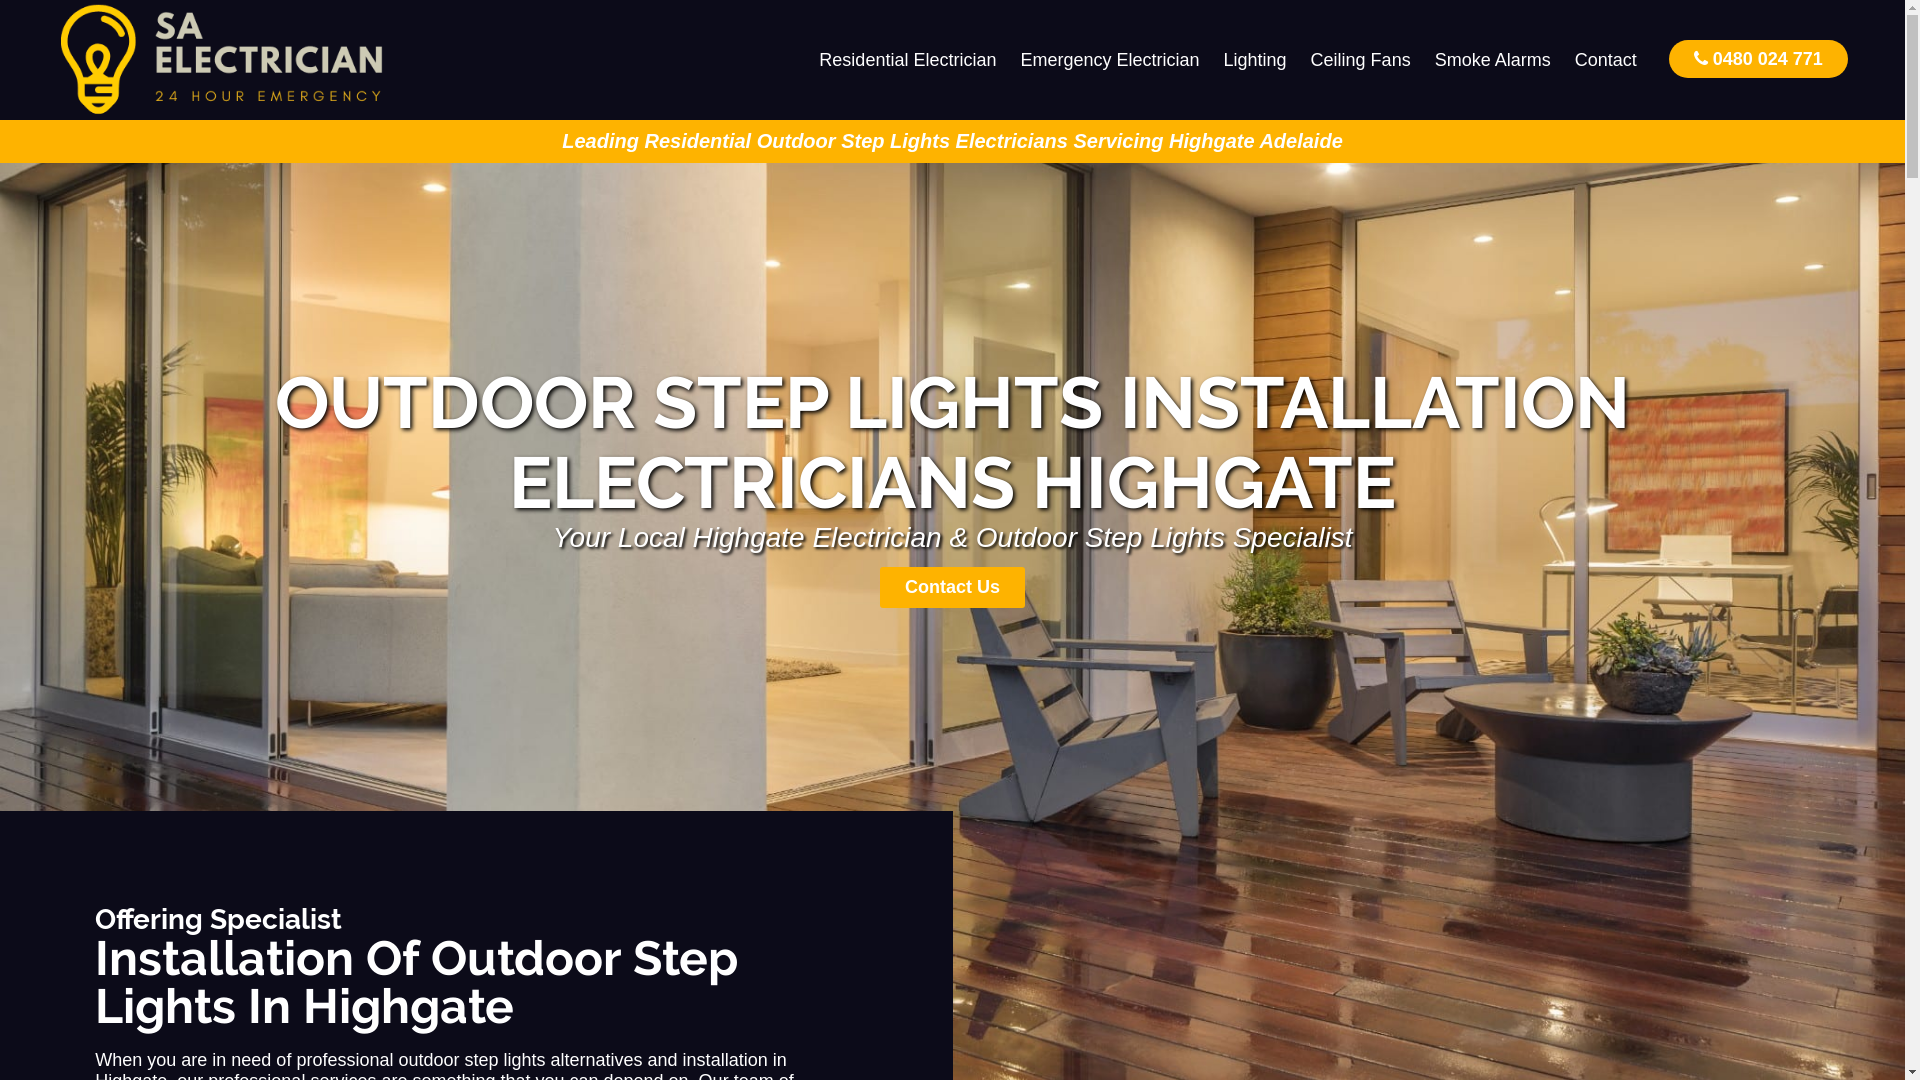 Image resolution: width=1920 pixels, height=1080 pixels. What do you see at coordinates (1421, 59) in the screenshot?
I see `'Smoke Alarms'` at bounding box center [1421, 59].